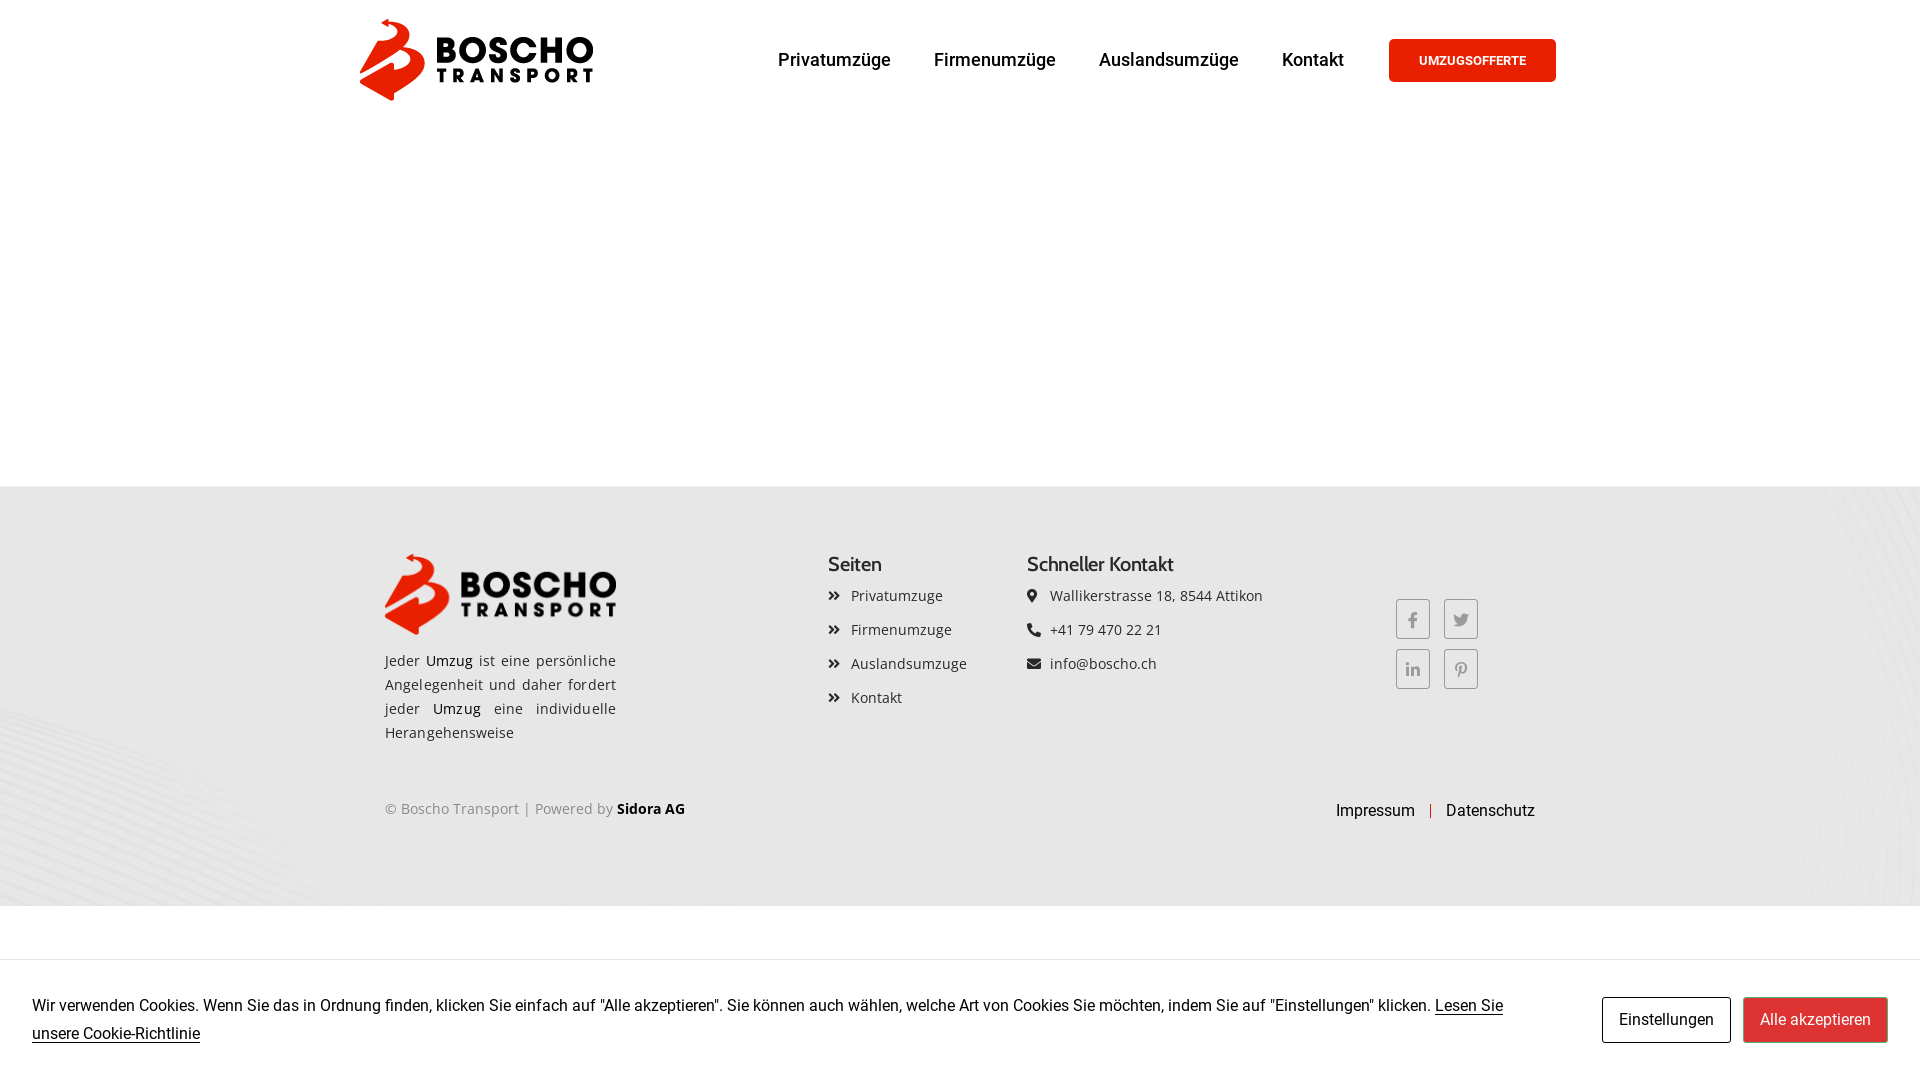 Image resolution: width=1920 pixels, height=1080 pixels. What do you see at coordinates (916, 697) in the screenshot?
I see `'Kontakt'` at bounding box center [916, 697].